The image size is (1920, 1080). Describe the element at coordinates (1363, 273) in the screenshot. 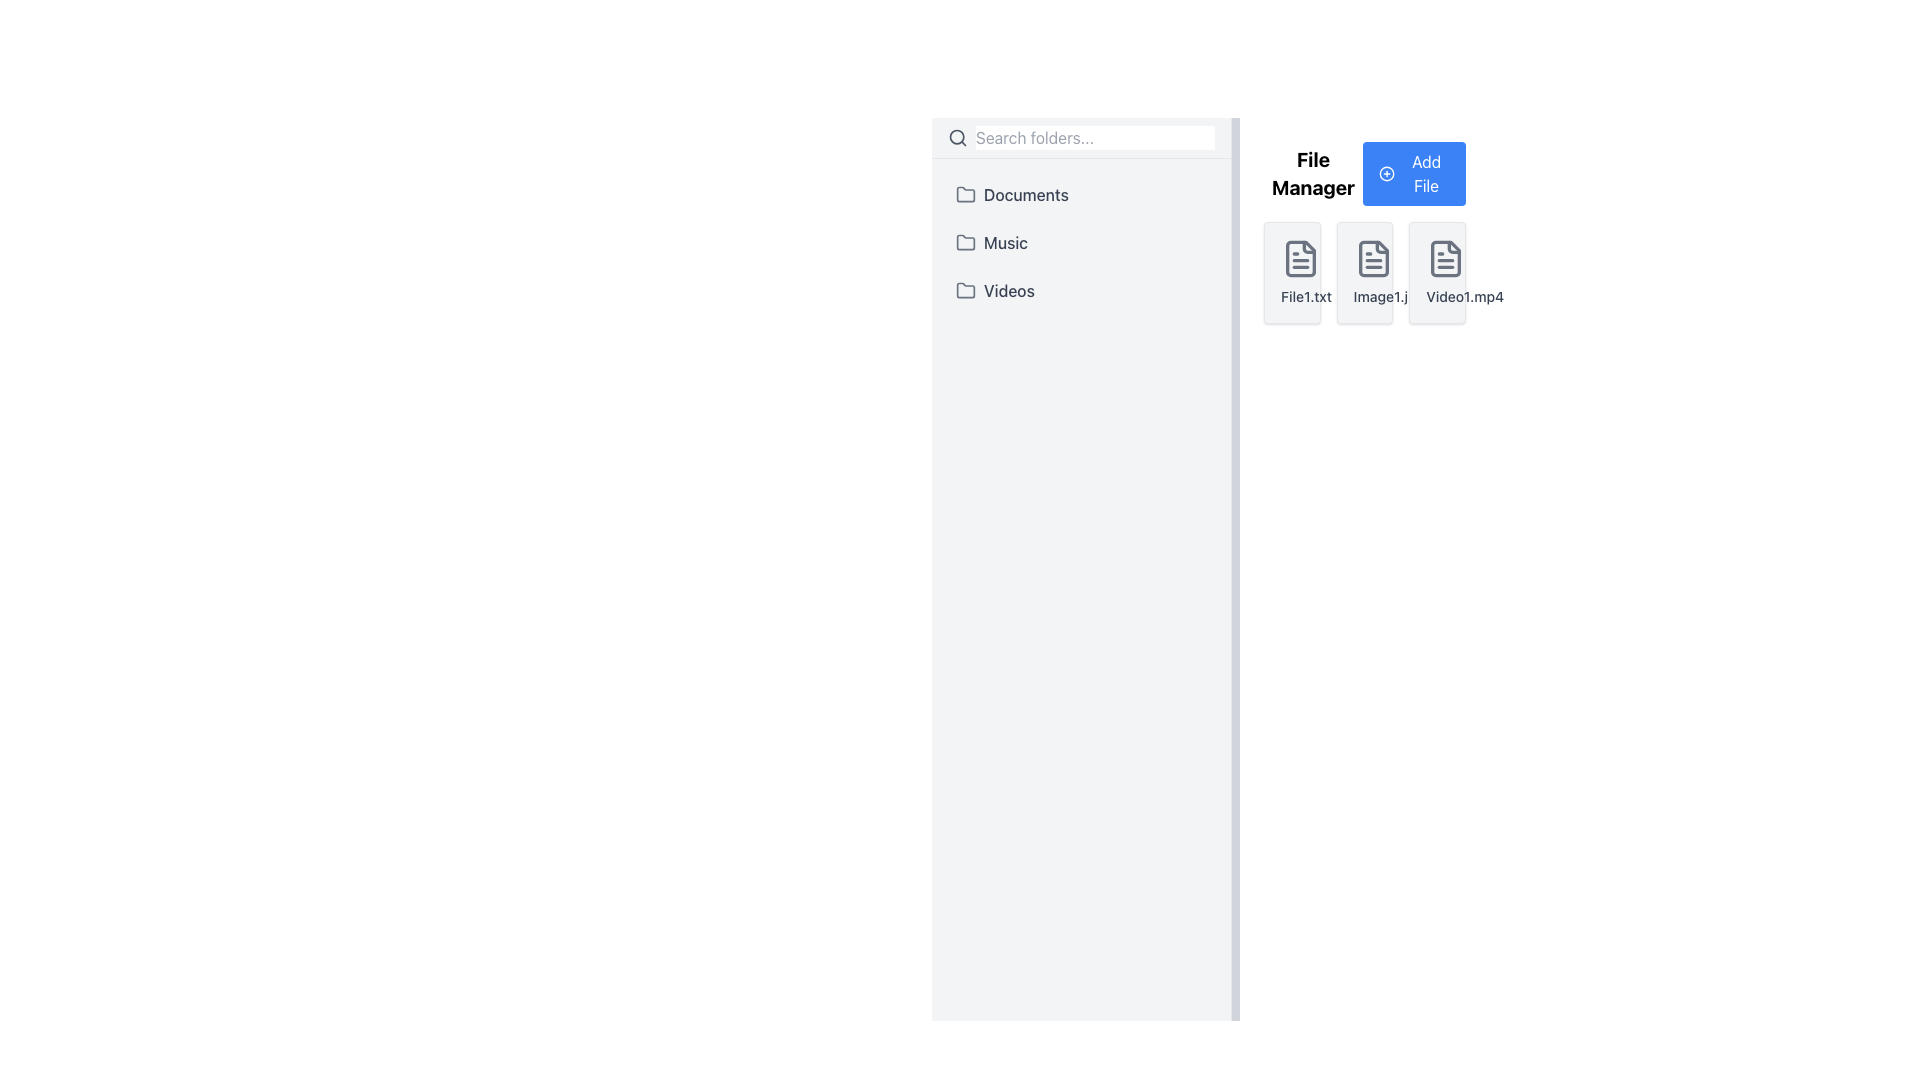

I see `the File preview block labeled 'Image1.jpg'` at that location.